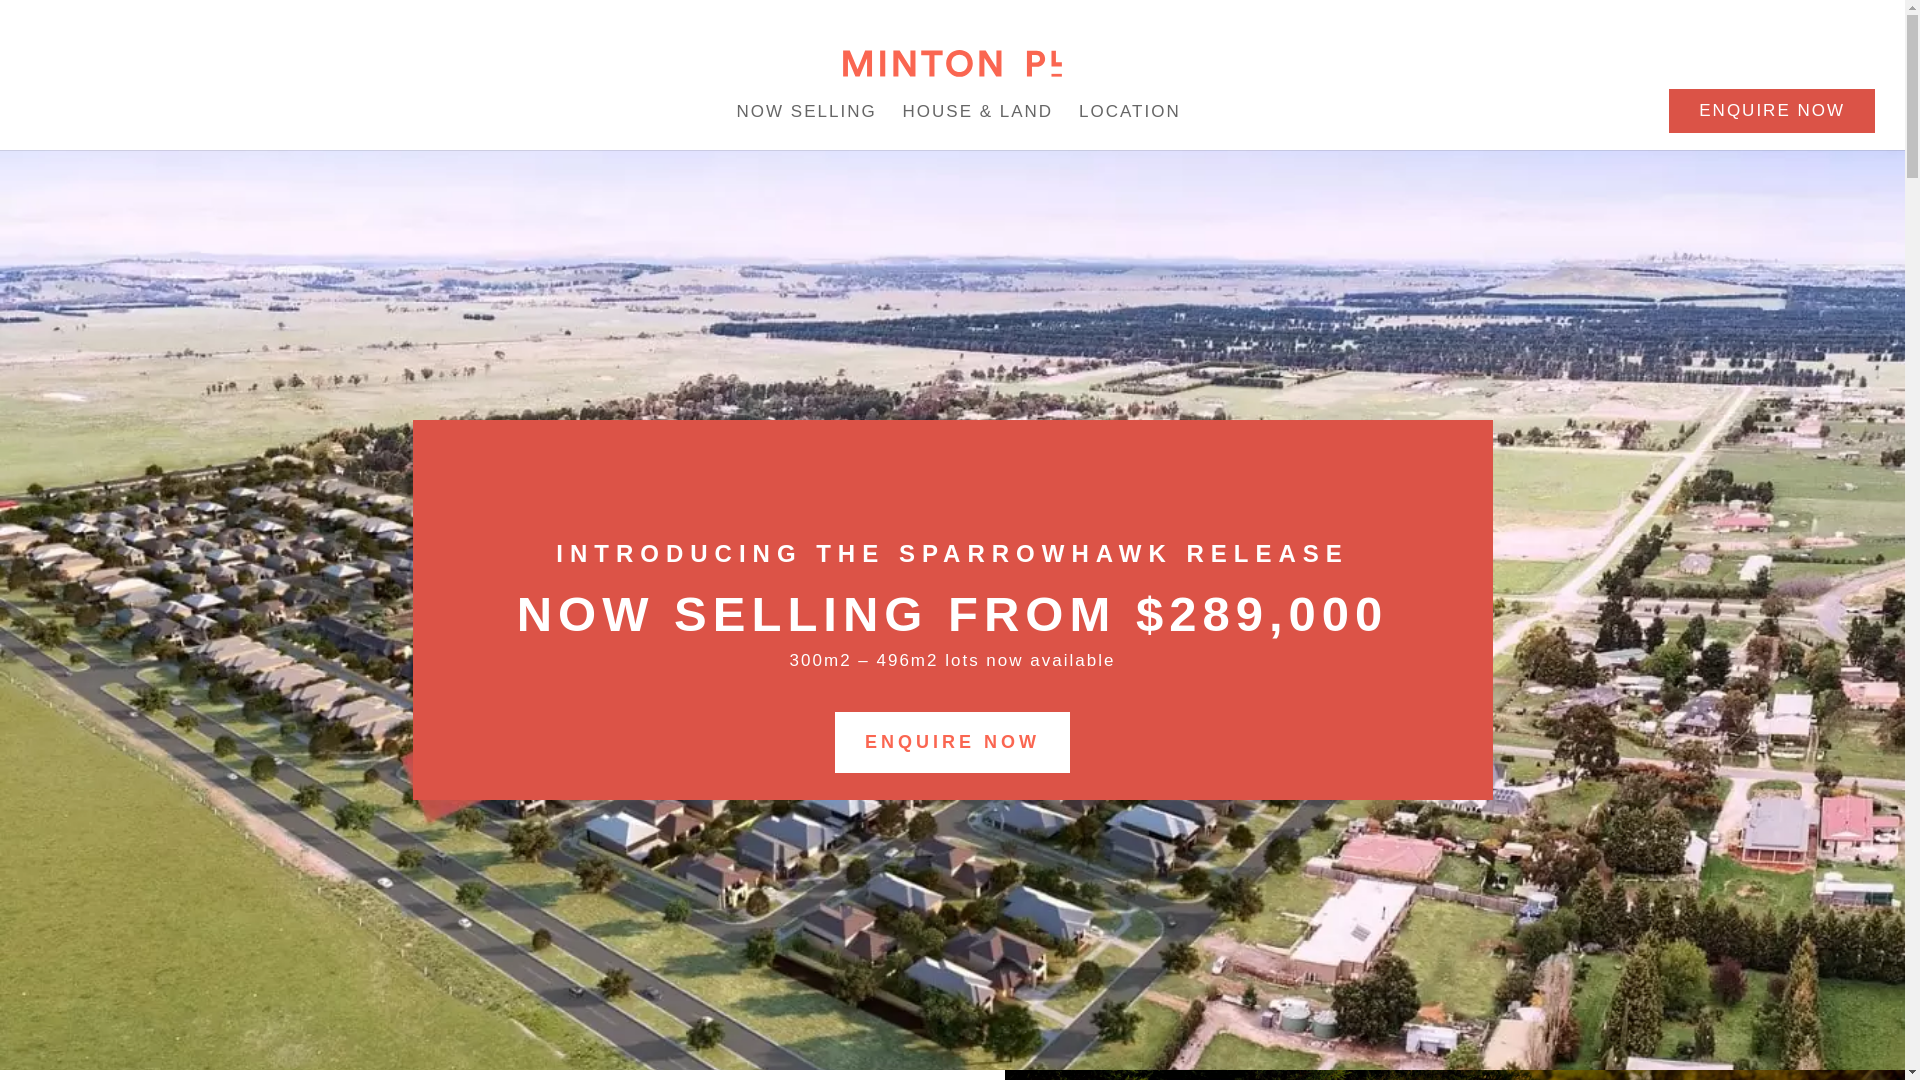  I want to click on 'ENQUIRE NOW', so click(951, 742).